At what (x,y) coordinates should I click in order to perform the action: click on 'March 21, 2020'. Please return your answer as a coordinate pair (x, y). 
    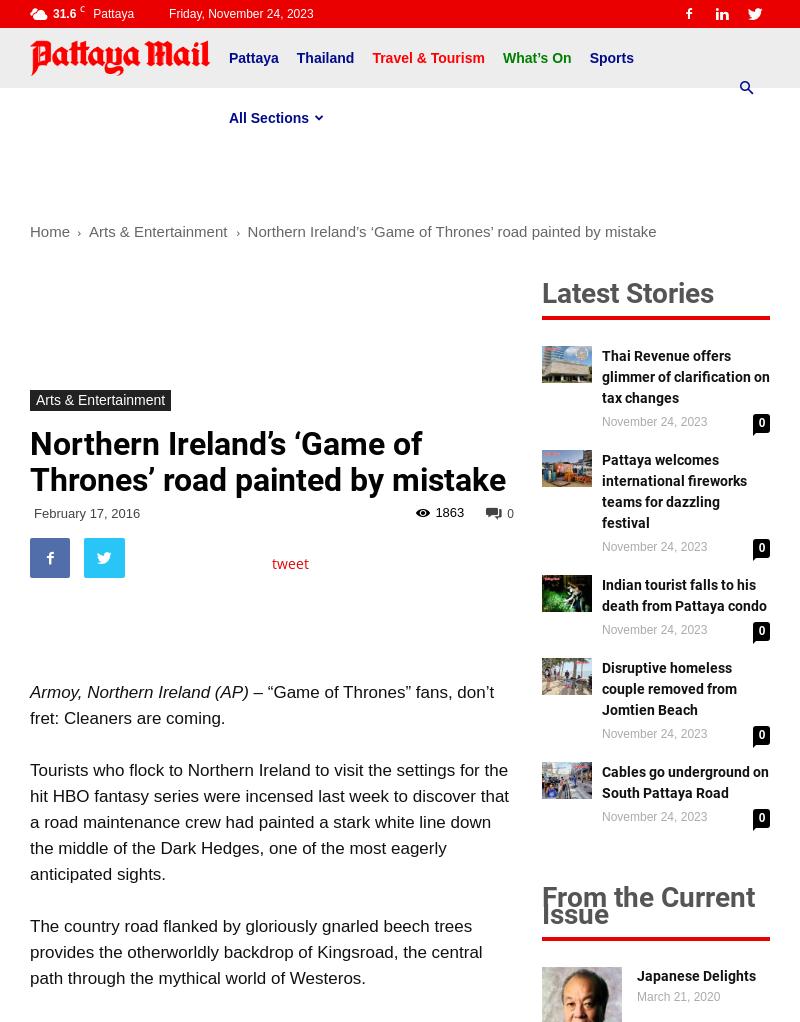
    Looking at the image, I should click on (678, 996).